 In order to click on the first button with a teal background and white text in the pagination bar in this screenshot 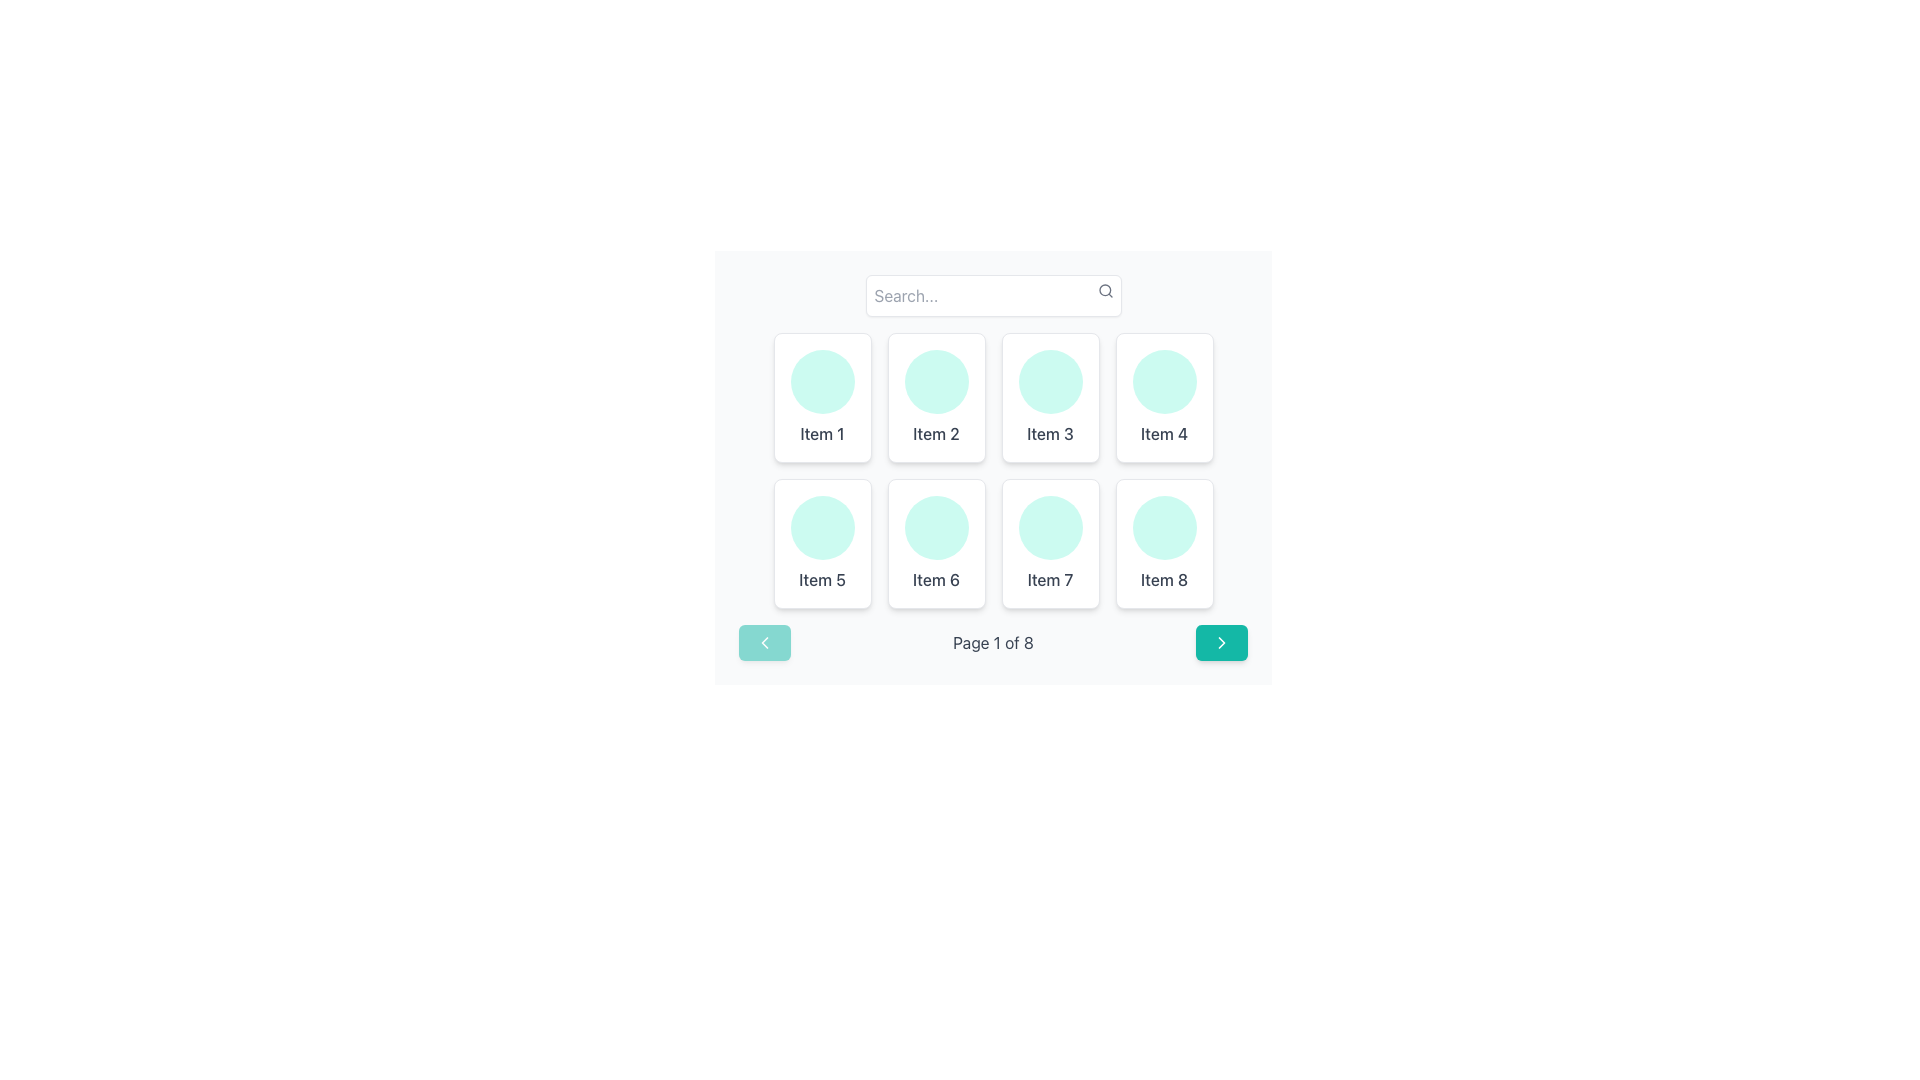, I will do `click(763, 643)`.